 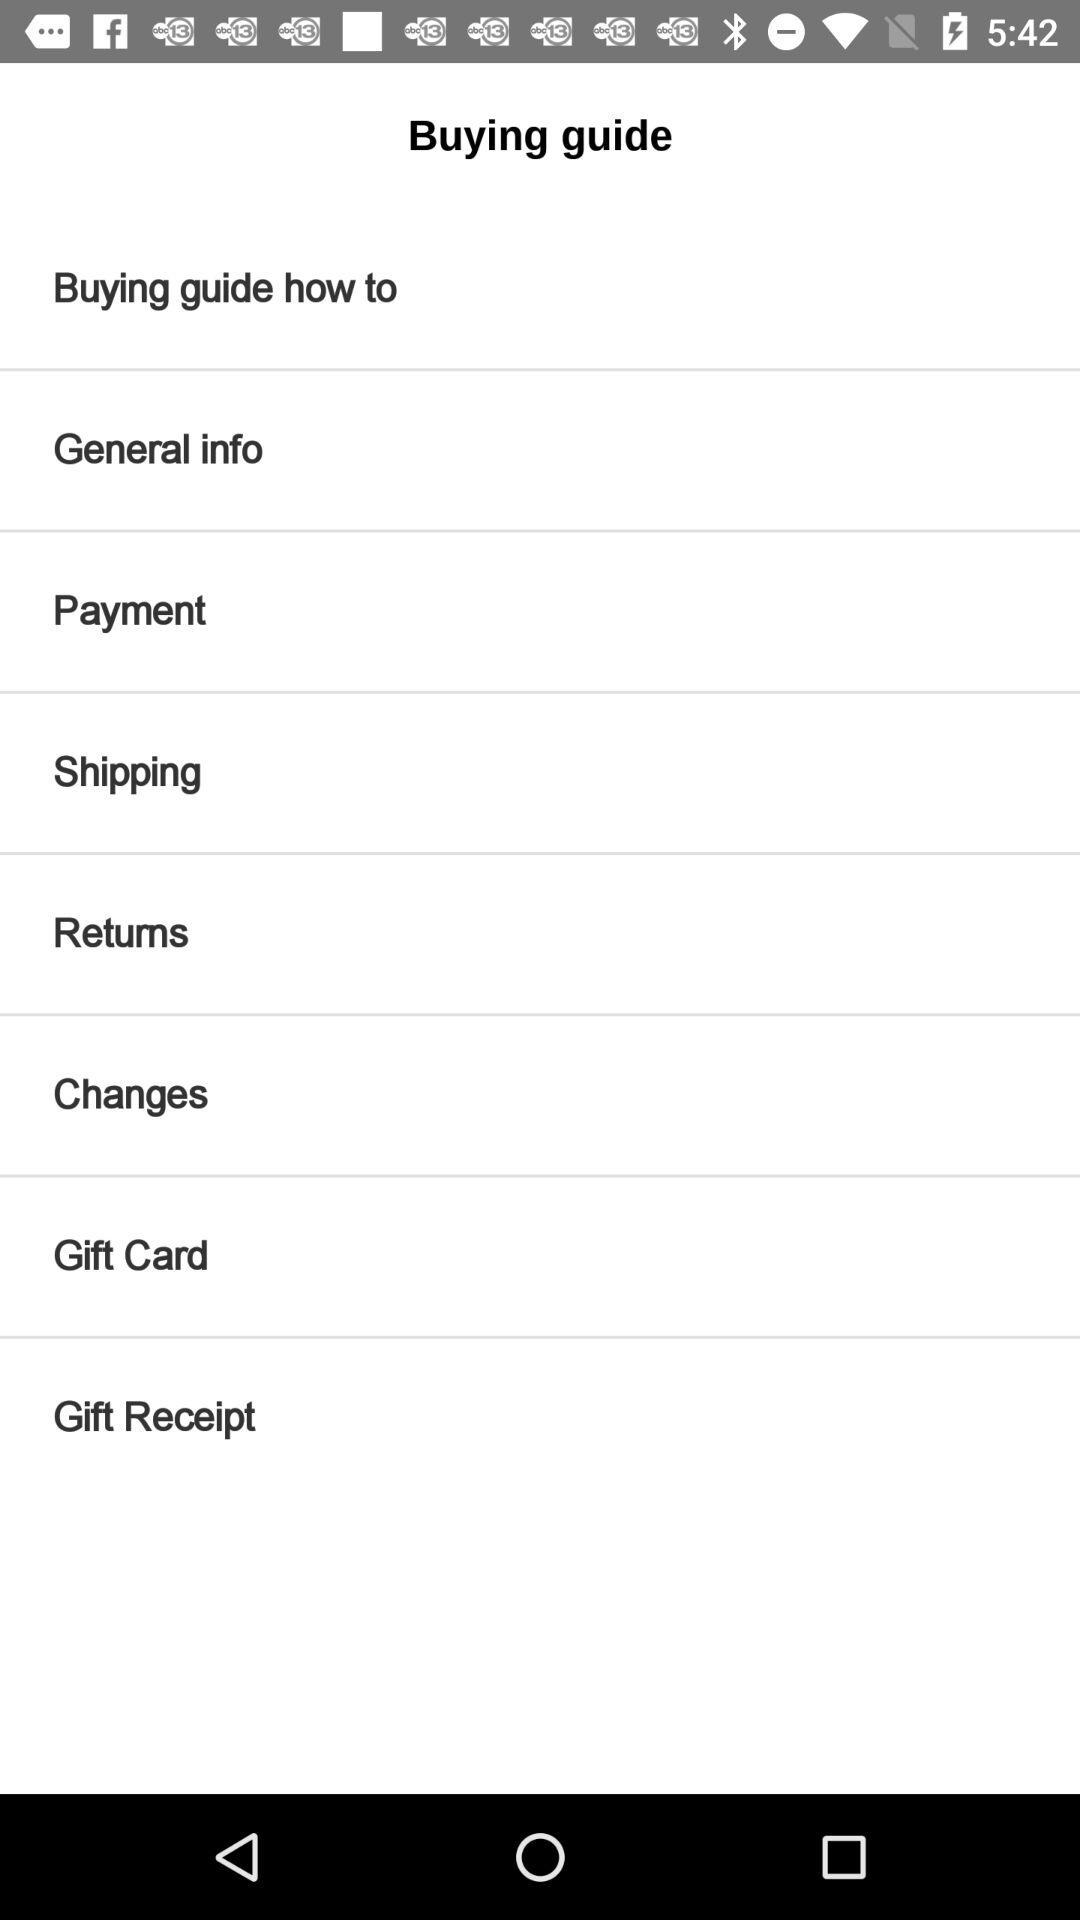 I want to click on the returns, so click(x=540, y=933).